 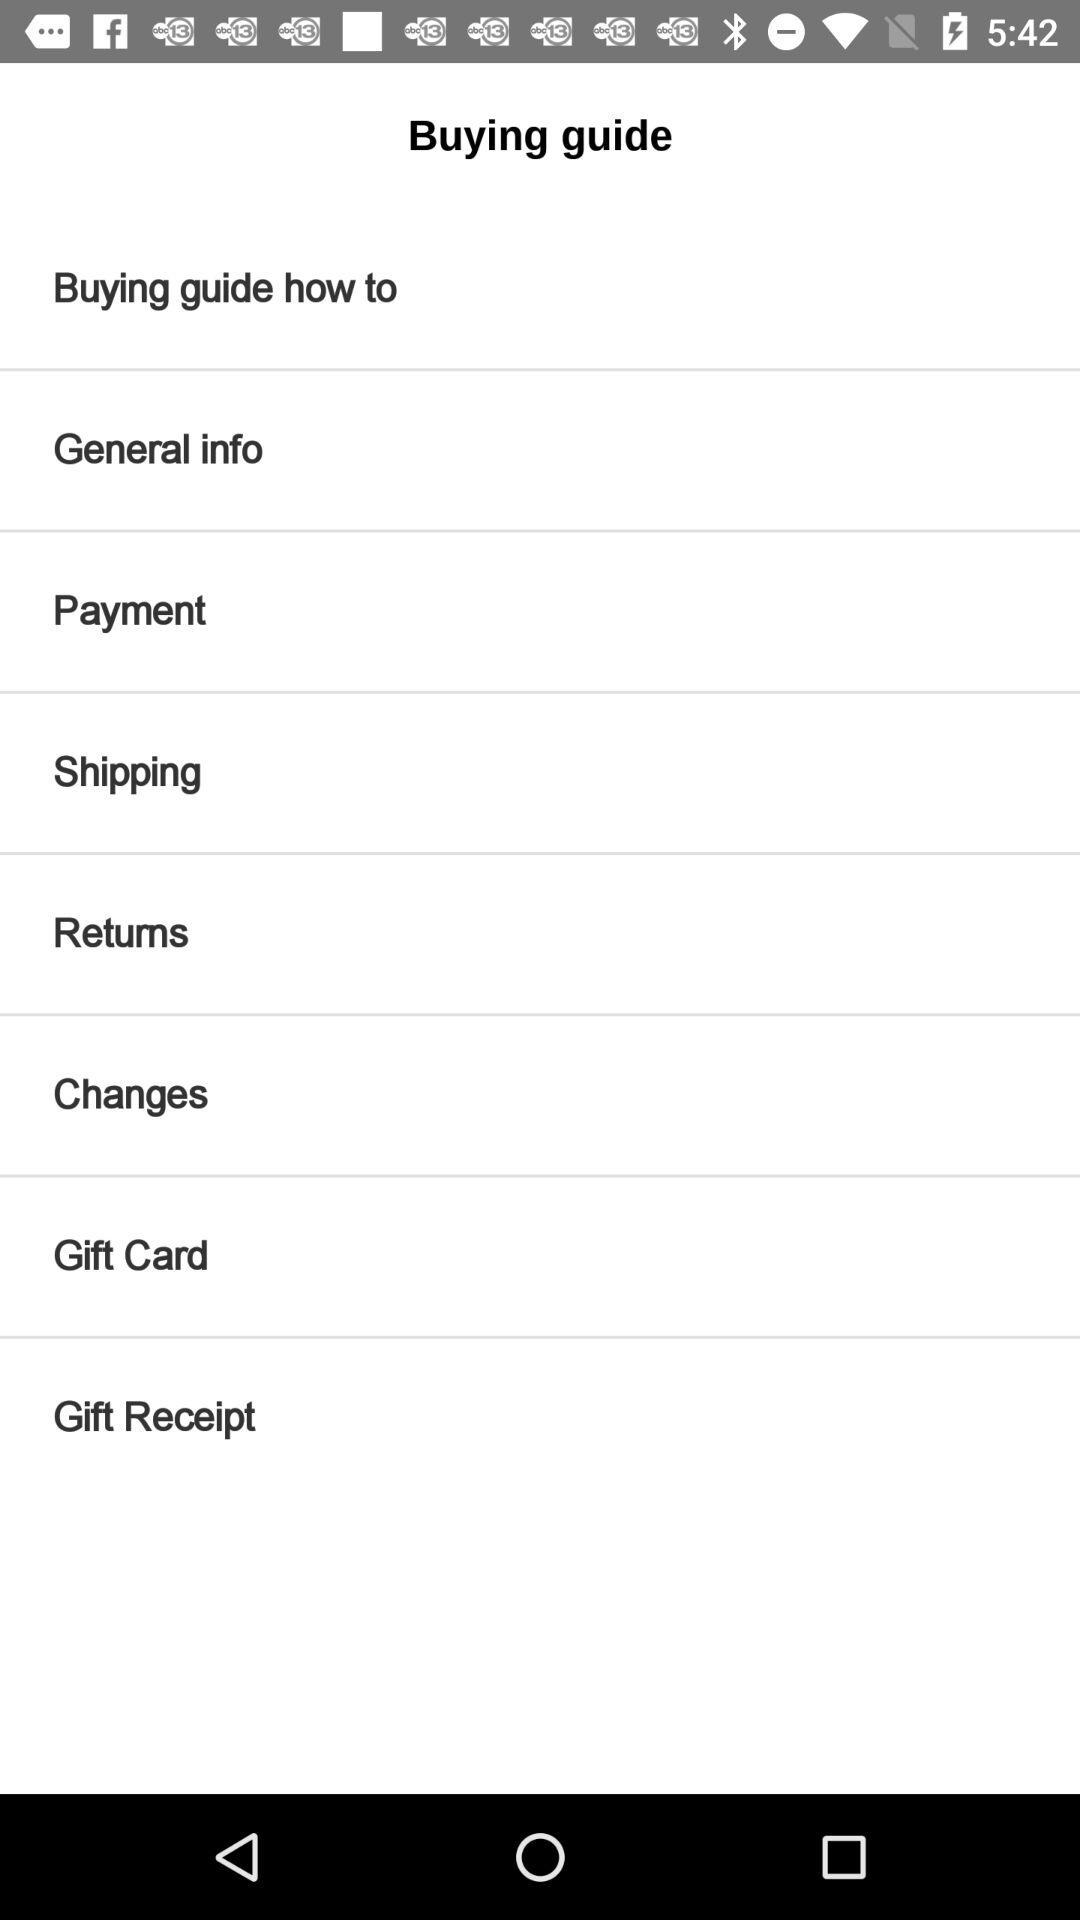 I want to click on the returns, so click(x=540, y=933).